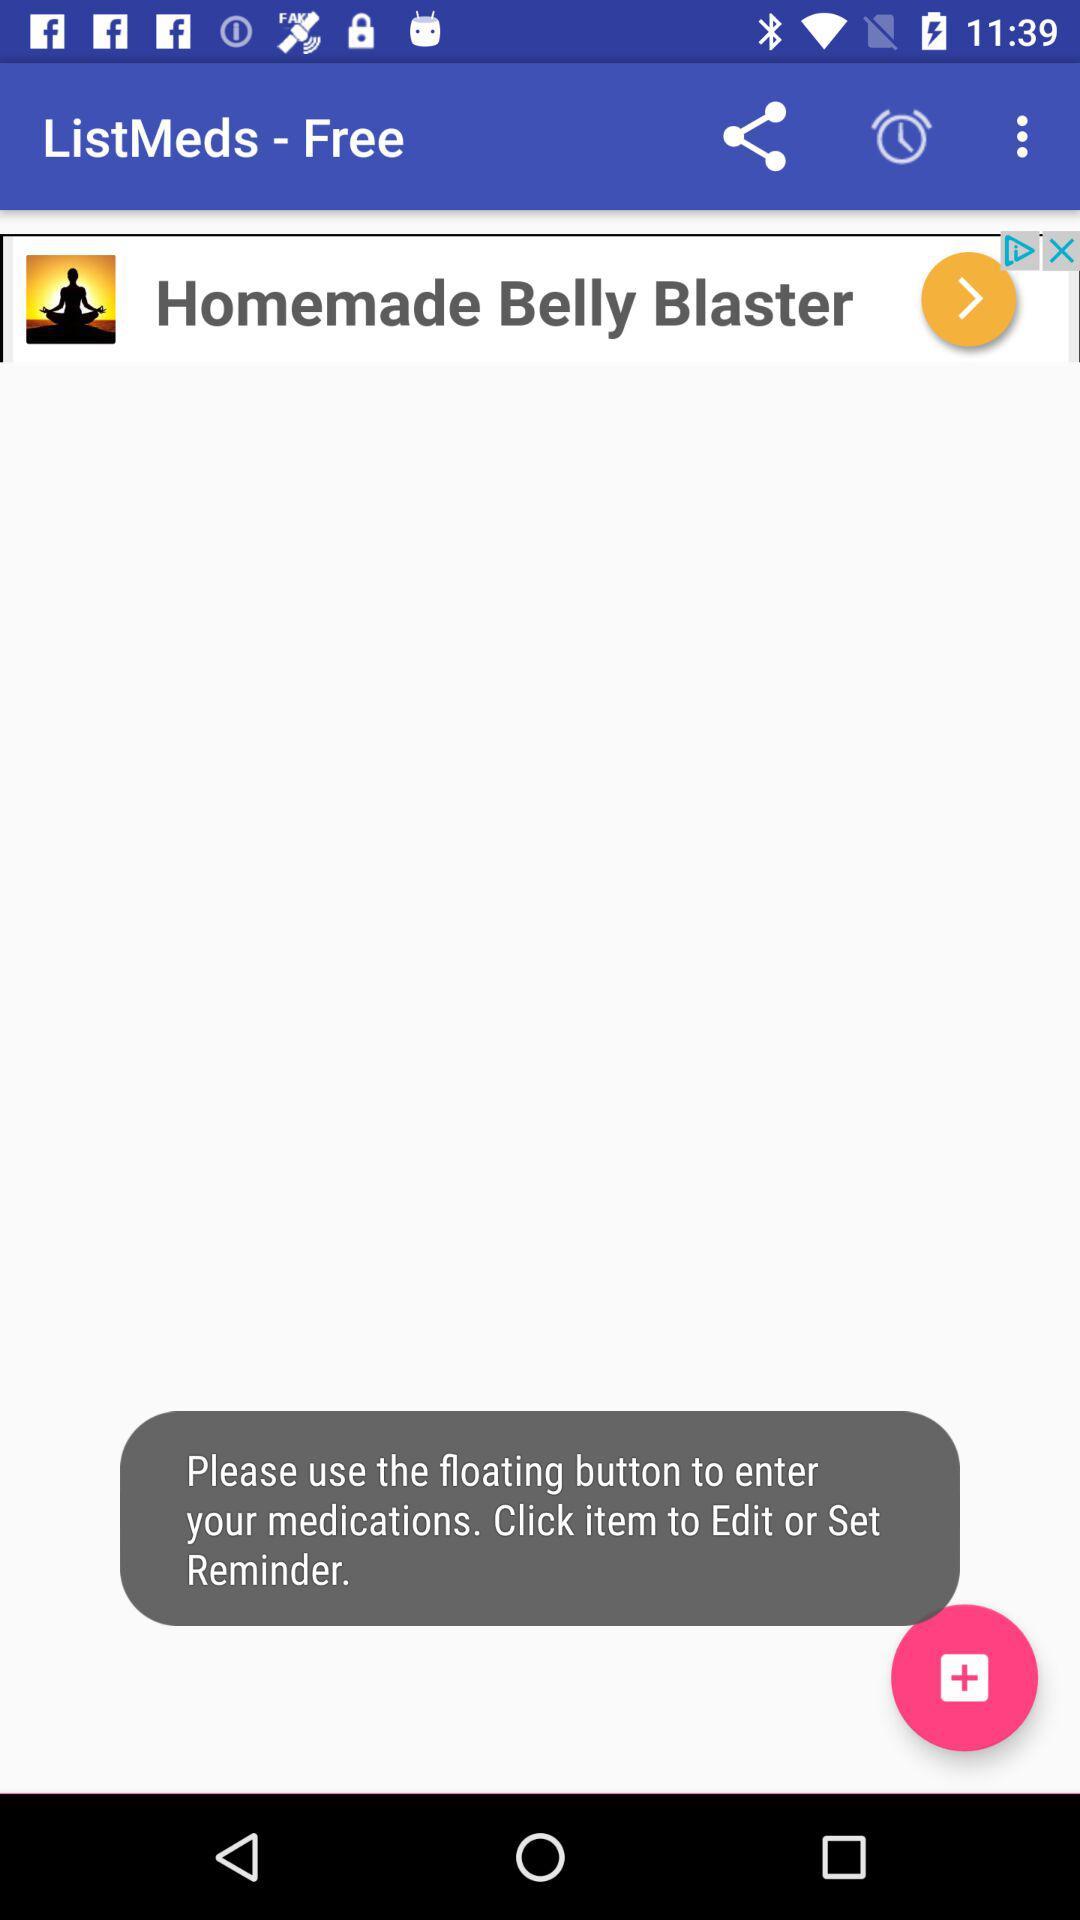 The image size is (1080, 1920). What do you see at coordinates (963, 1678) in the screenshot?
I see `listmeds free` at bounding box center [963, 1678].